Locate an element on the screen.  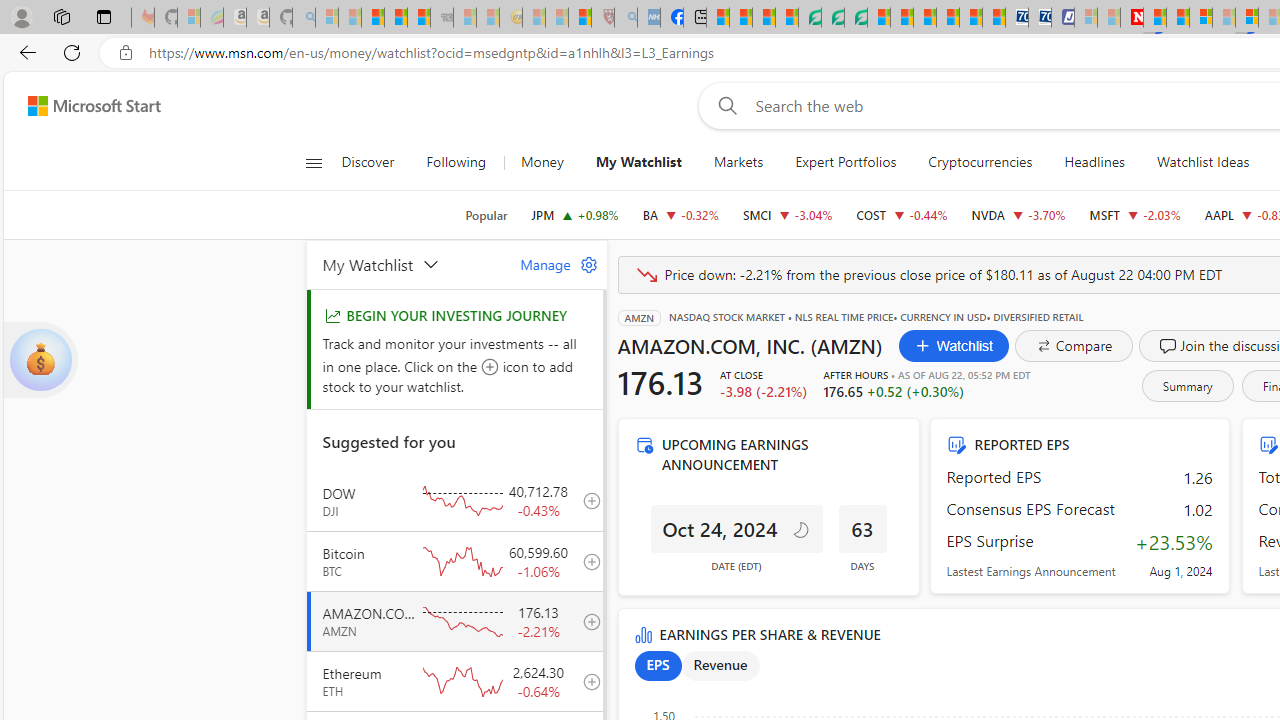
'Markets' is located at coordinates (737, 162).